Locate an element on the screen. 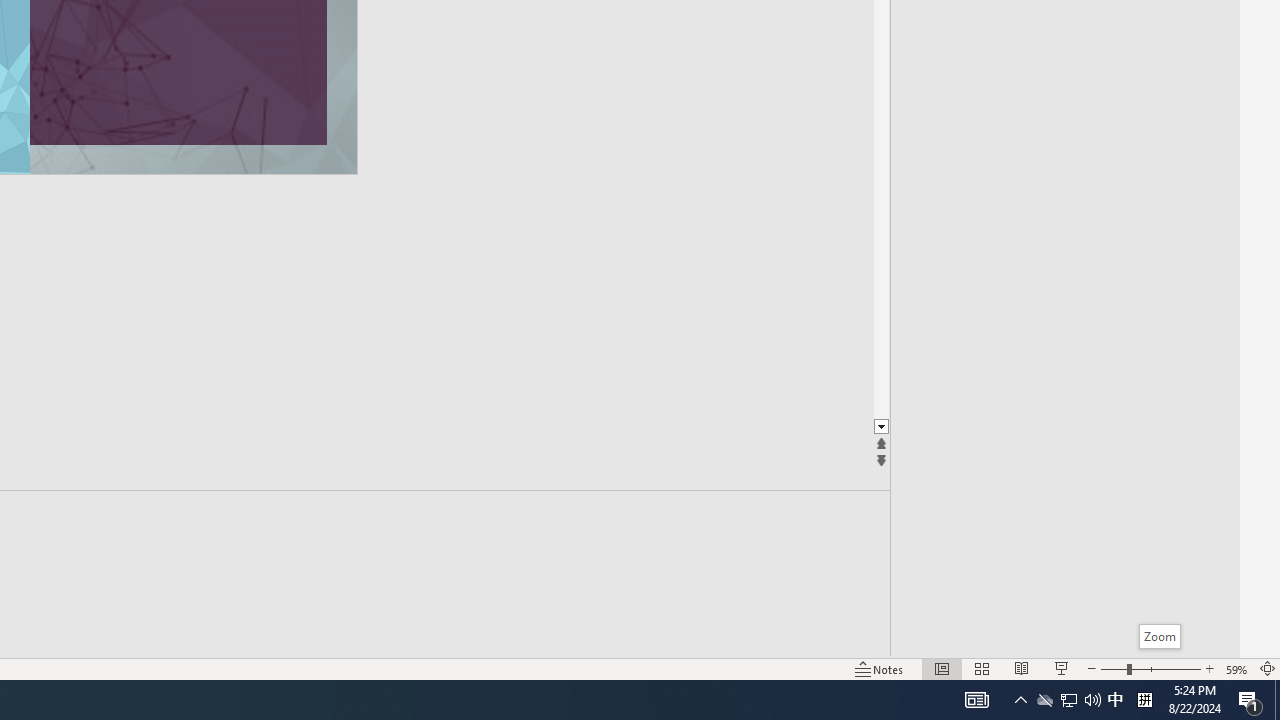 Image resolution: width=1280 pixels, height=720 pixels. 'Zoom 59%' is located at coordinates (1236, 669).